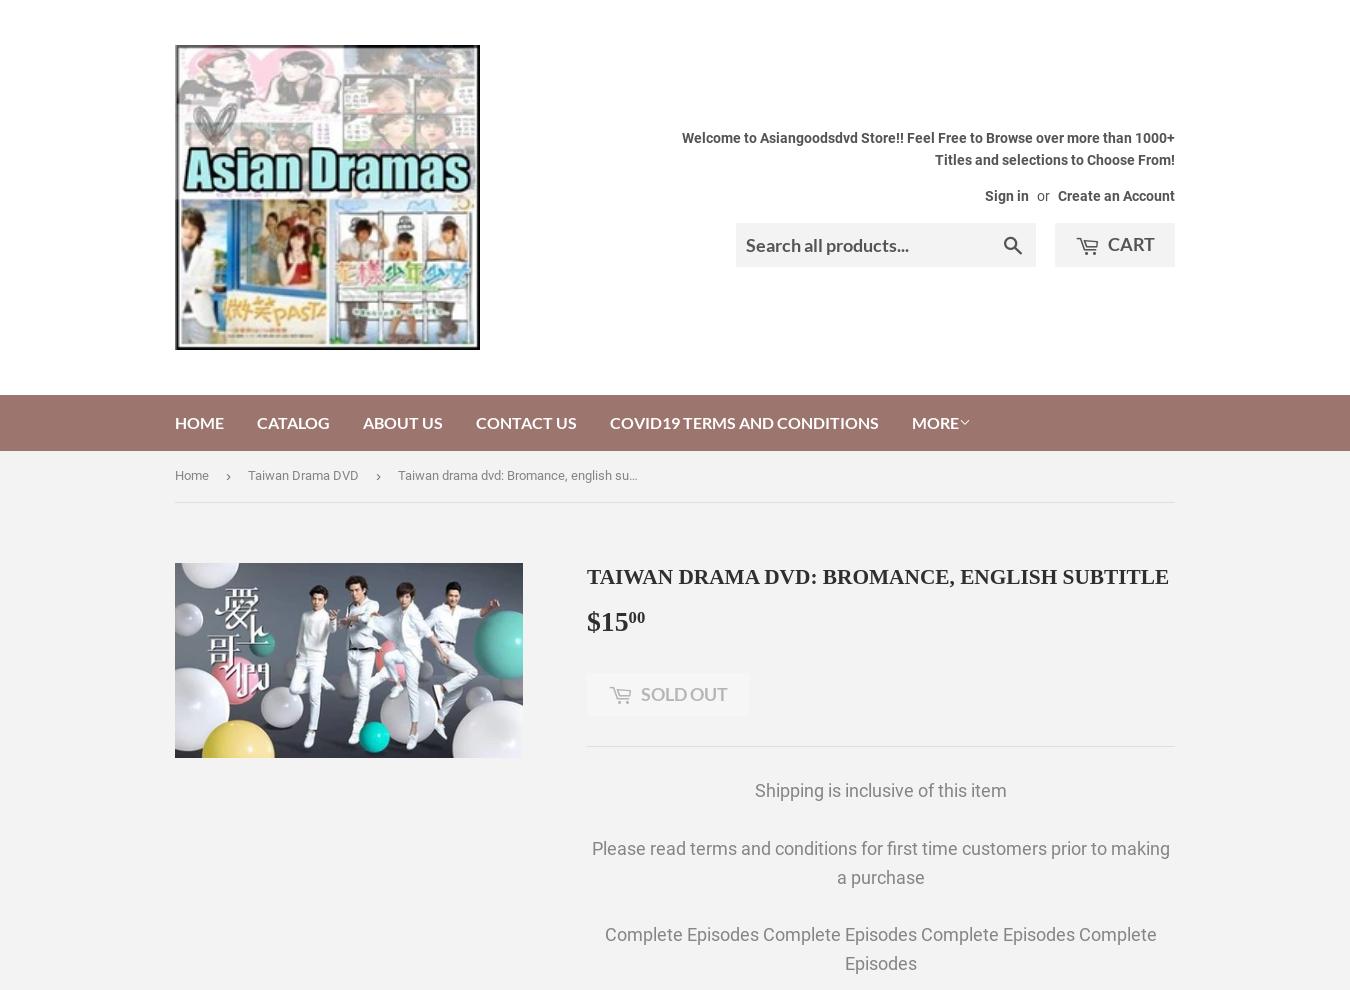  What do you see at coordinates (754, 790) in the screenshot?
I see `'Shipping is inclusive of this item'` at bounding box center [754, 790].